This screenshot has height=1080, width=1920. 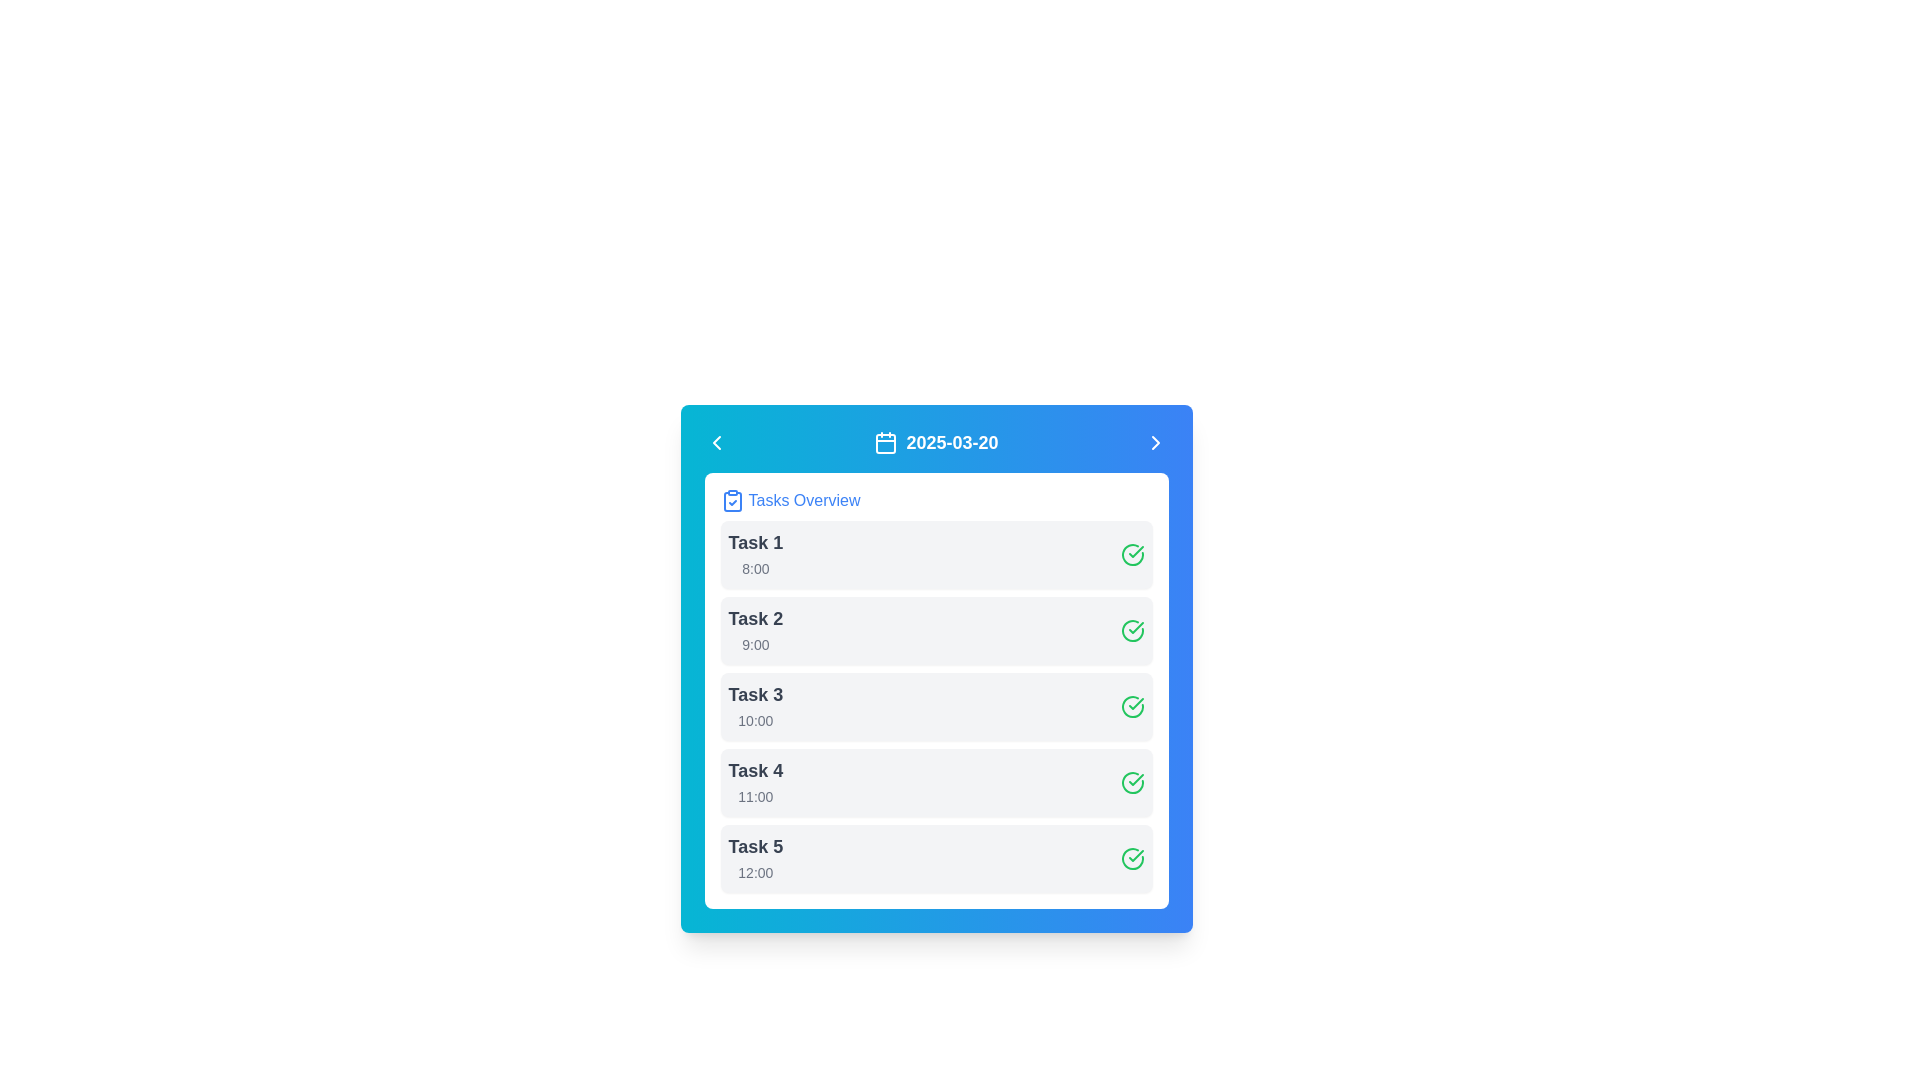 I want to click on the rightward-pointing chevron icon located on the far right side of the blue header bar, adjacent to the date '2025-03-20', so click(x=1156, y=442).